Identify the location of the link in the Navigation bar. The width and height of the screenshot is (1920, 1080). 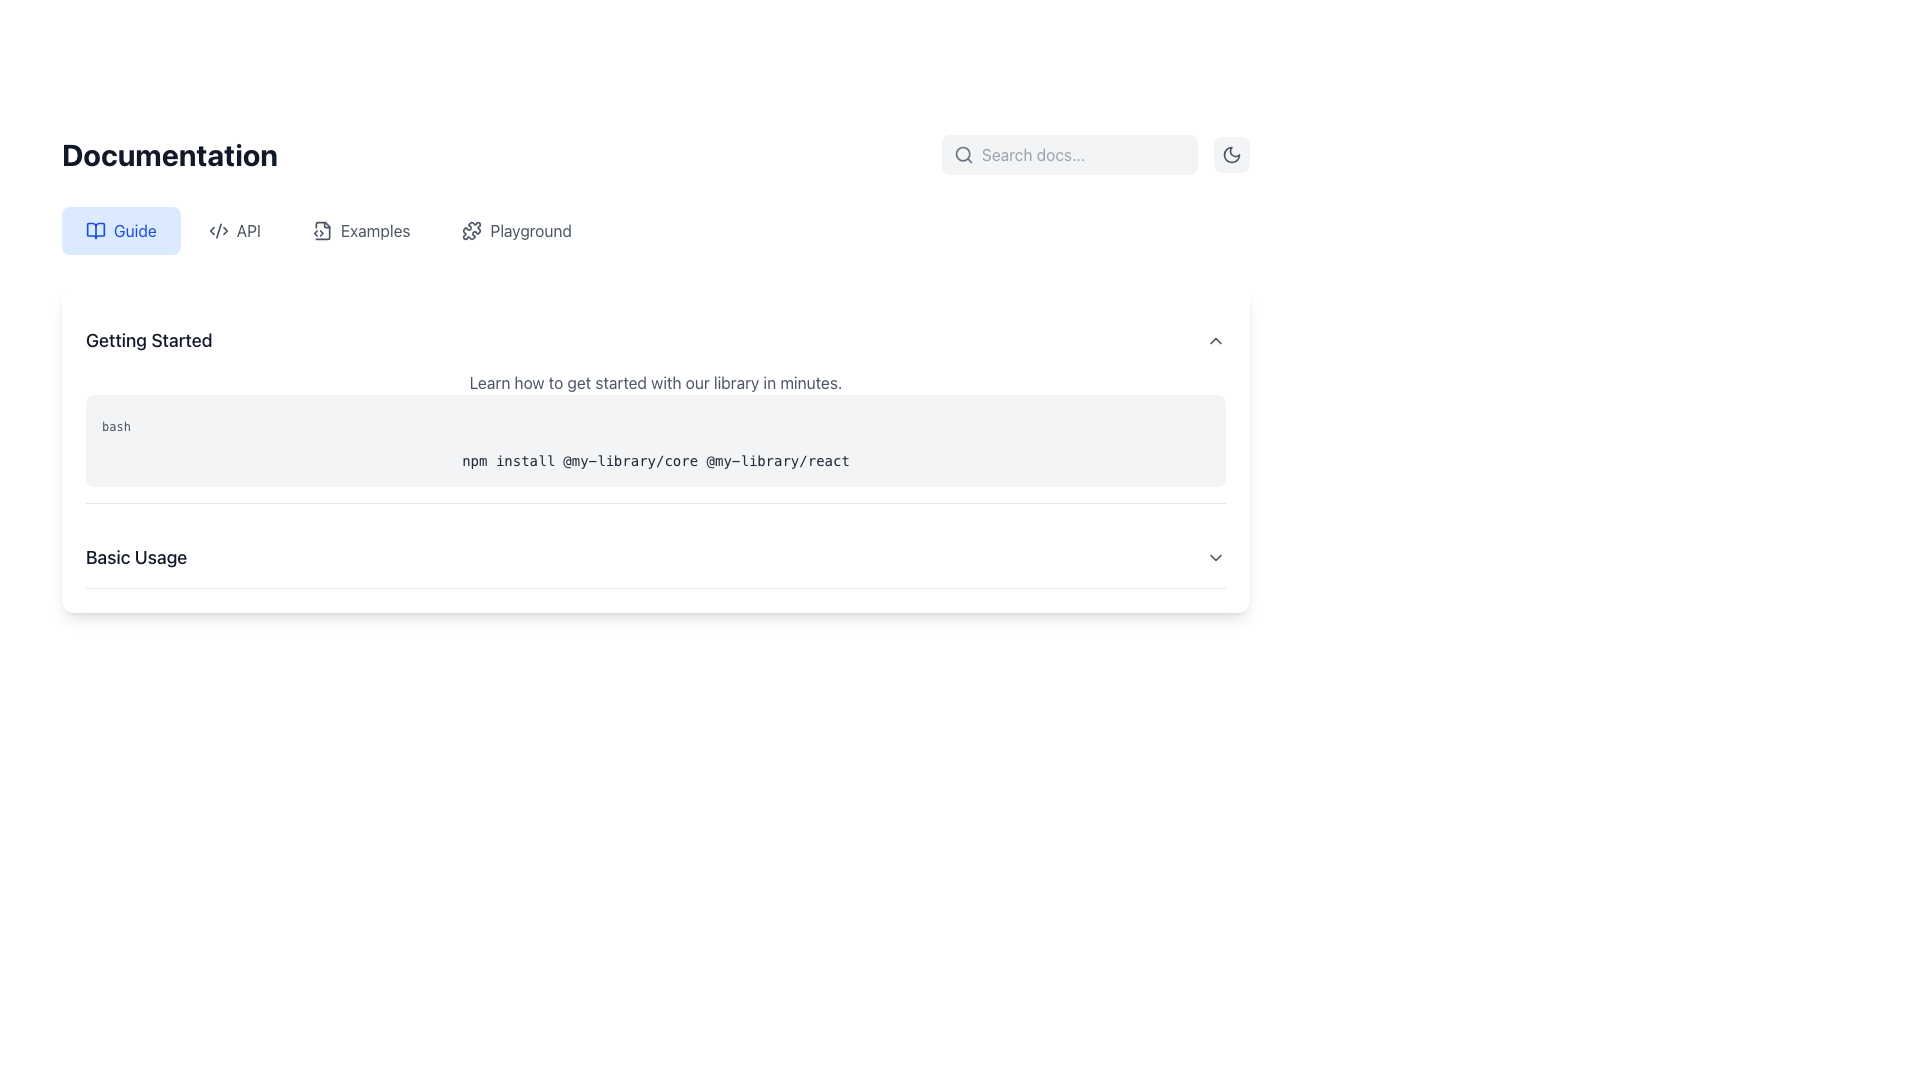
(656, 230).